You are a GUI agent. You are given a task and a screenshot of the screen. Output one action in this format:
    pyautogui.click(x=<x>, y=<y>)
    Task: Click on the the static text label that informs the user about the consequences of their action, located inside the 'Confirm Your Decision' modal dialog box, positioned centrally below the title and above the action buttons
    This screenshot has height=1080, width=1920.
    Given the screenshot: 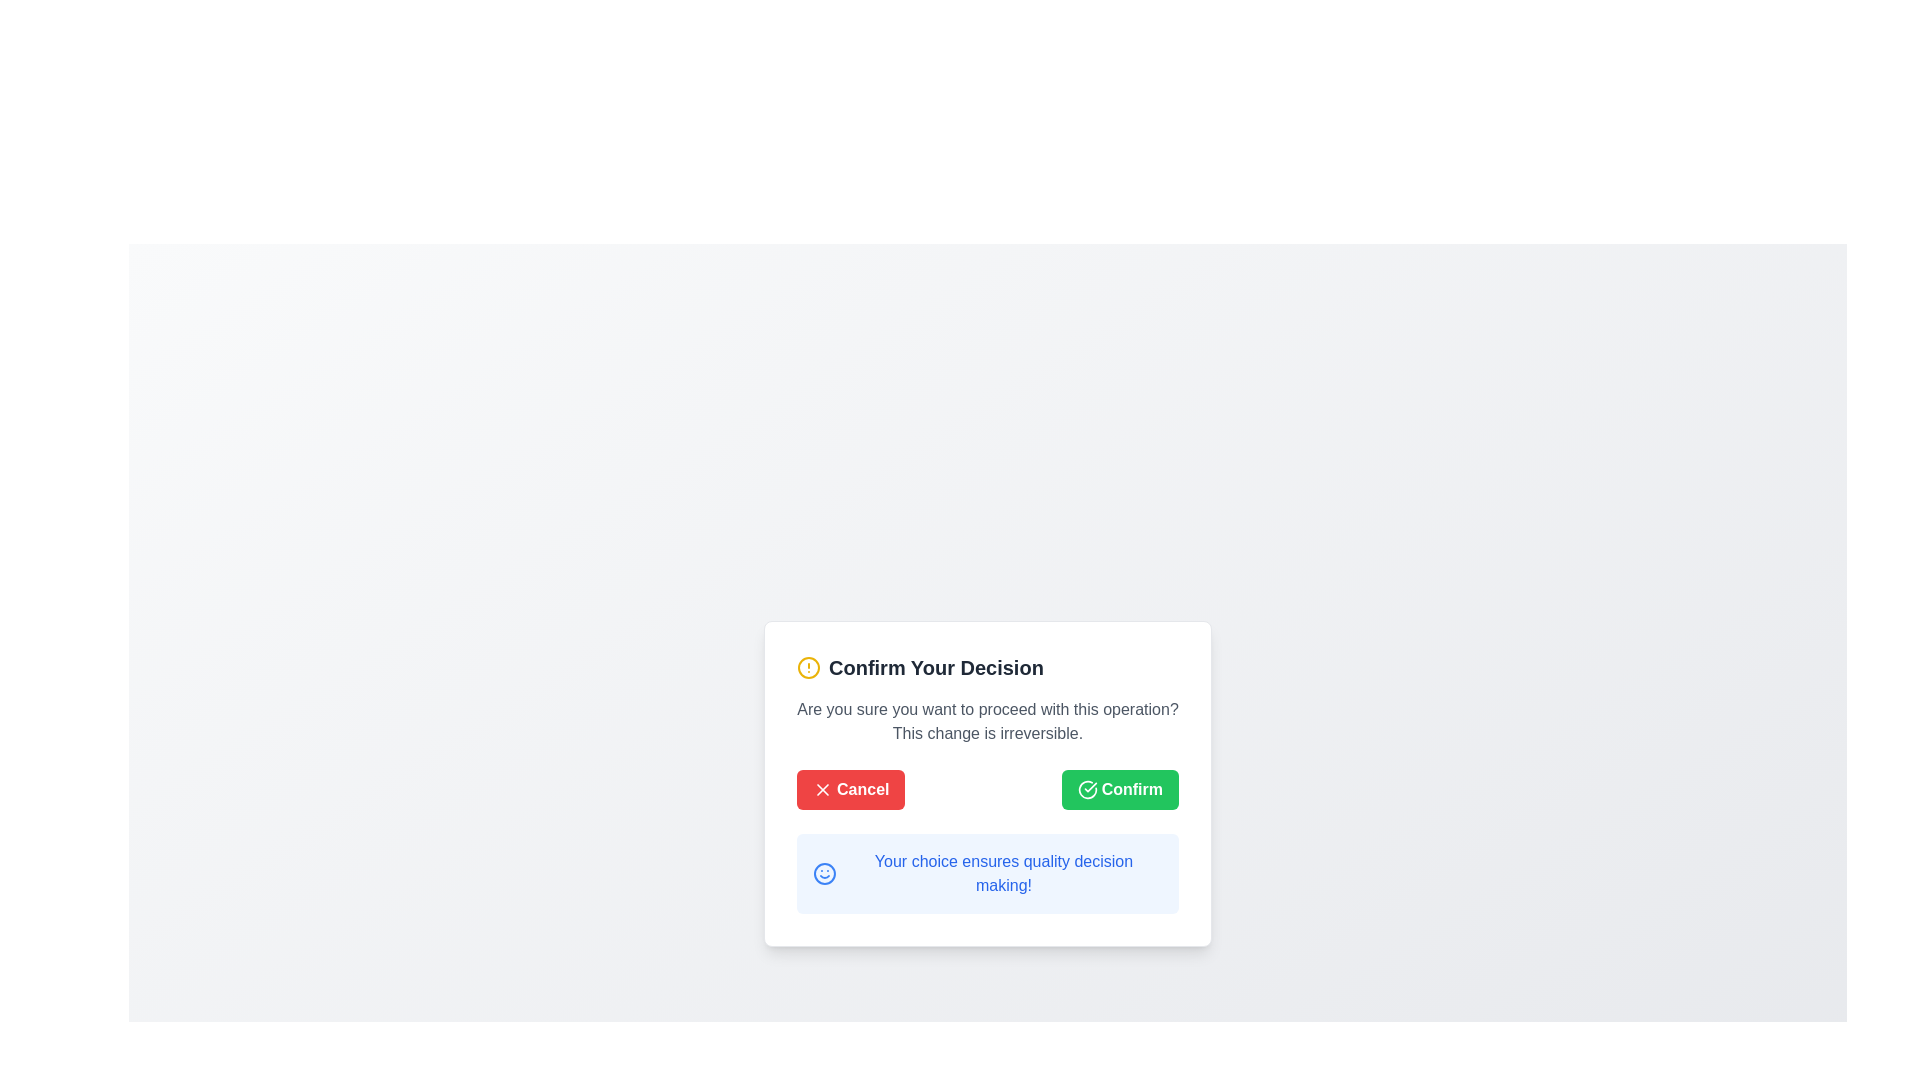 What is the action you would take?
    pyautogui.click(x=988, y=721)
    